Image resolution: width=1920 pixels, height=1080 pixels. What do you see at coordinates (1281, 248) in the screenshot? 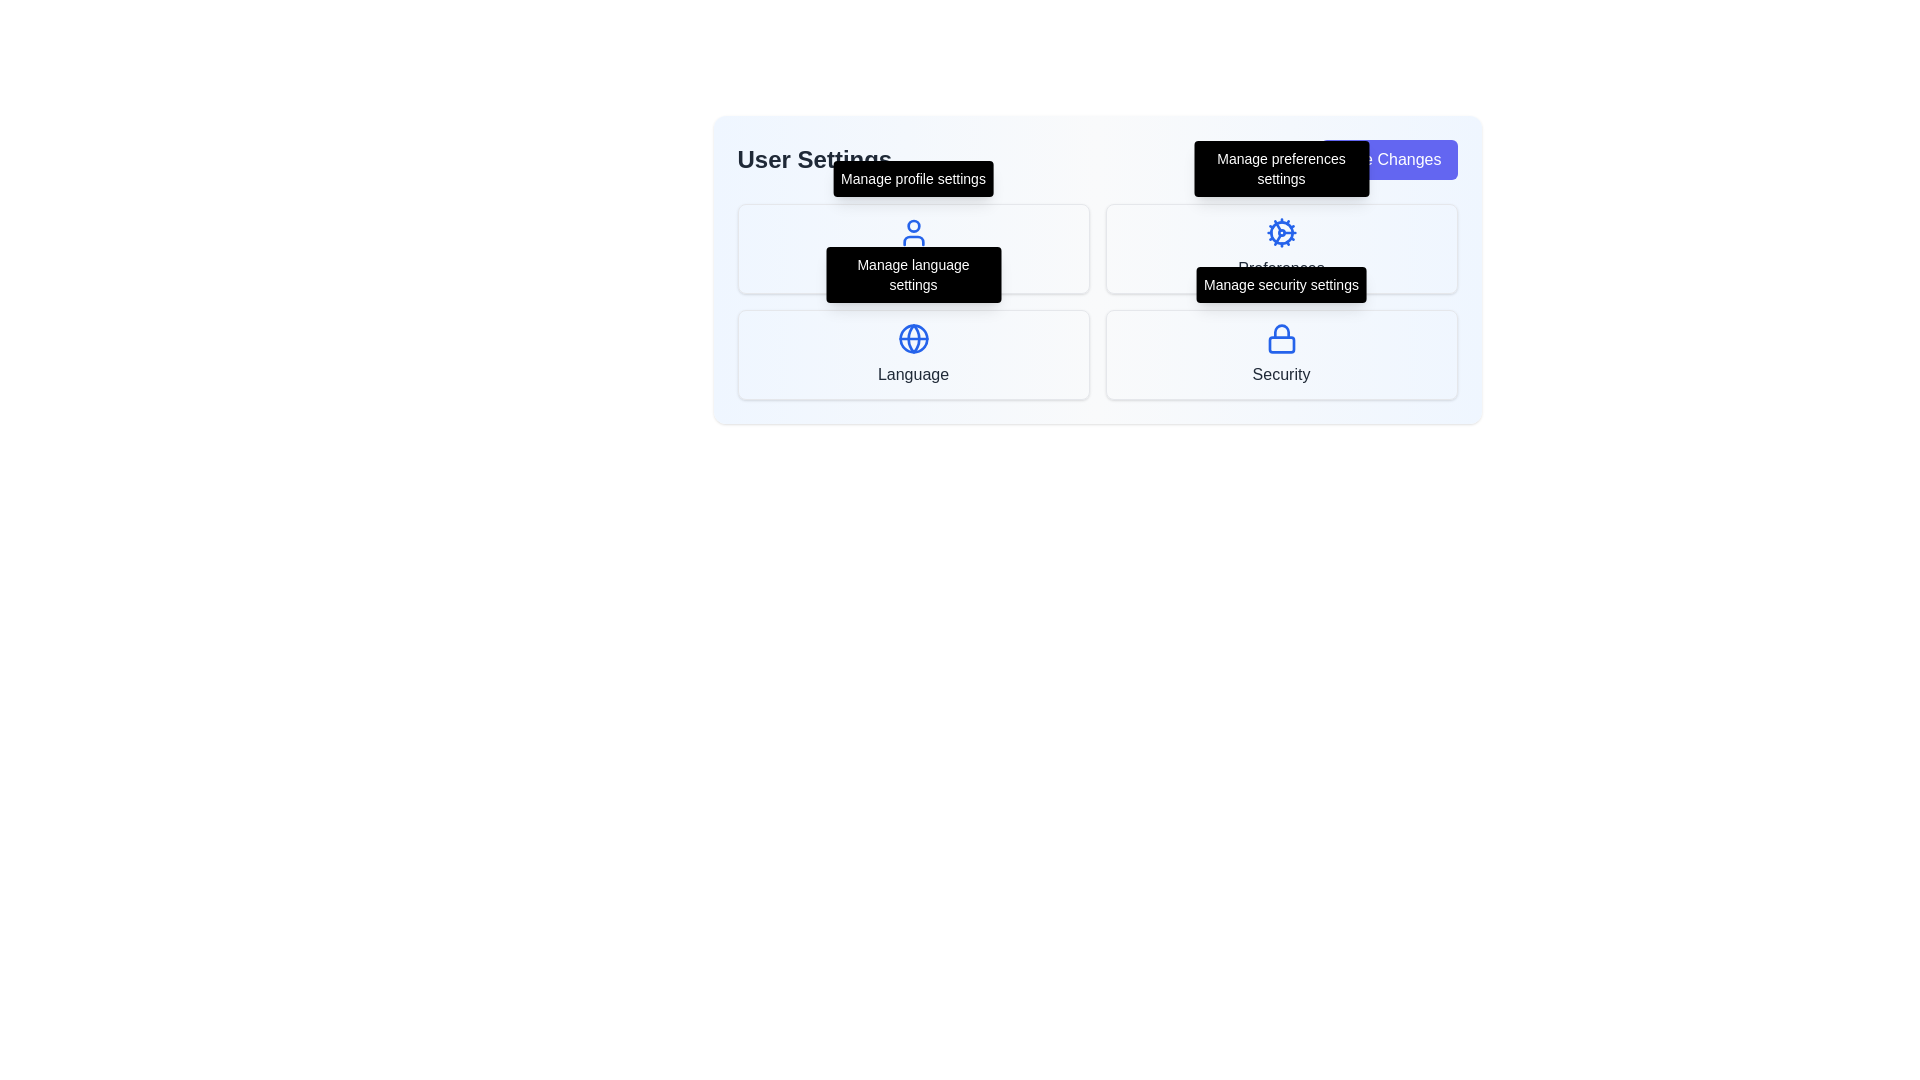
I see `the interactive preferences card, which is the second card in a grid layout, featuring a blue gear icon and the text 'Preferences' in bold below it` at bounding box center [1281, 248].